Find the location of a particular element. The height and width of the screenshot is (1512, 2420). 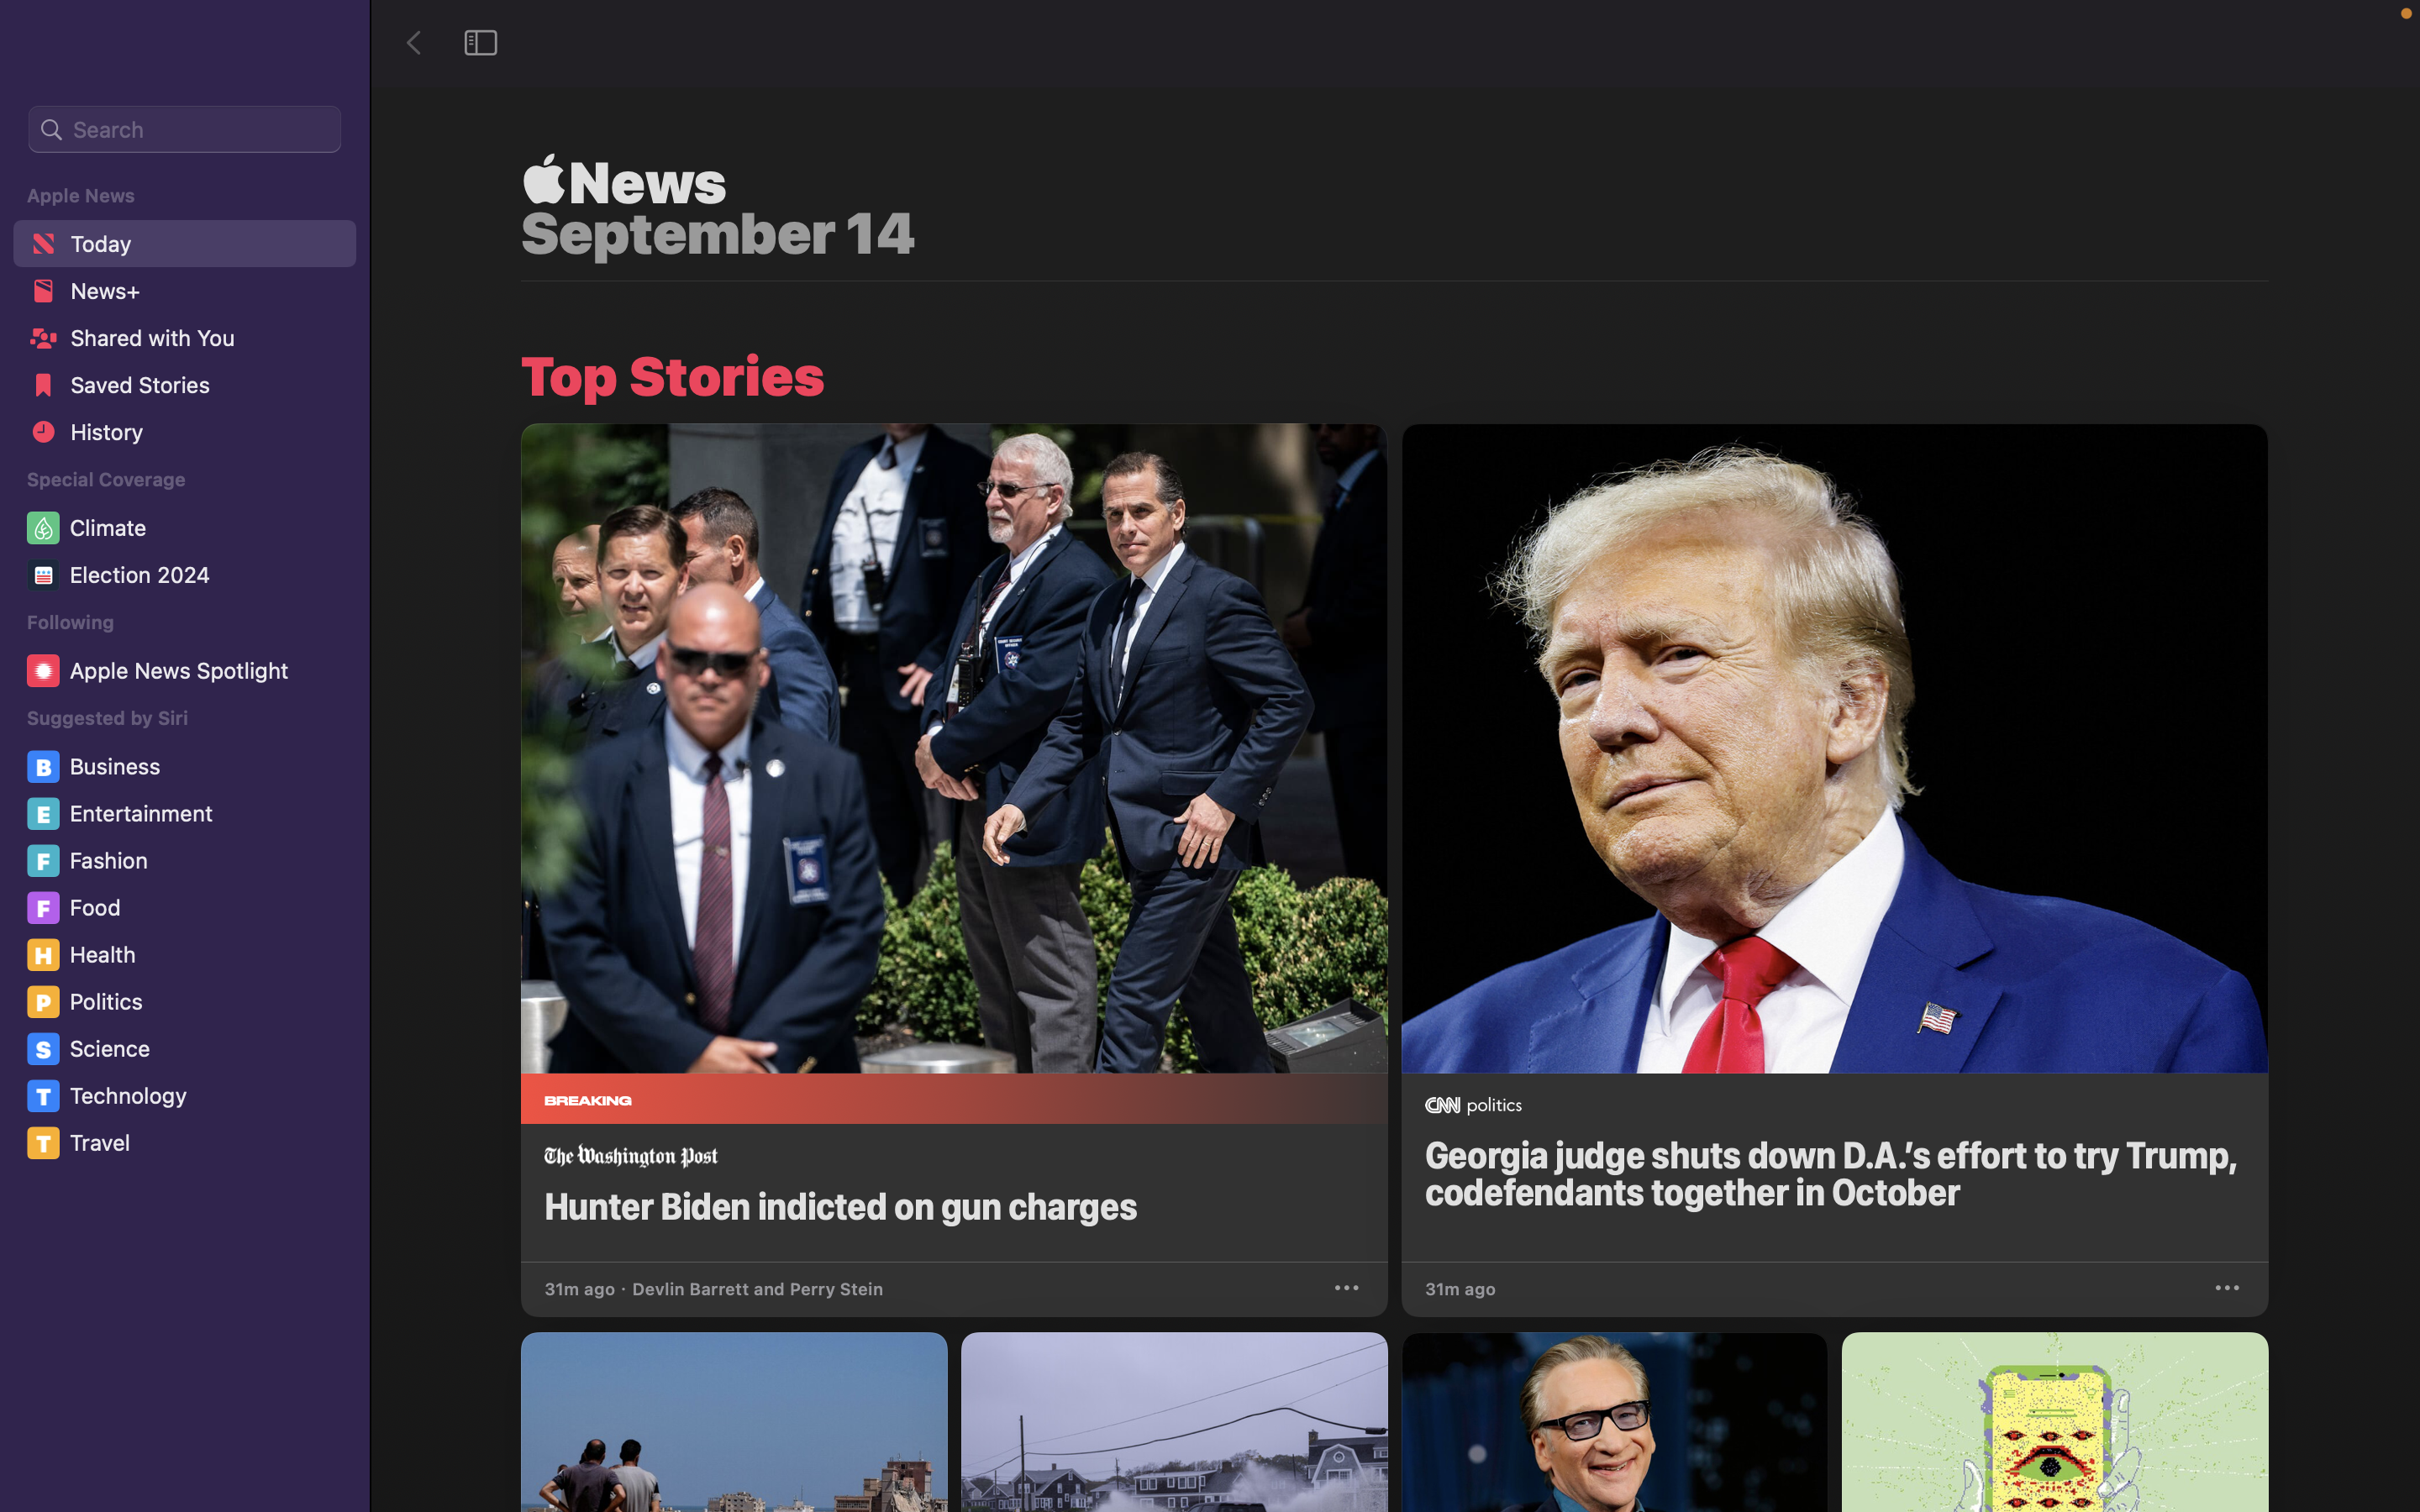

the "History" section is located at coordinates (182, 438).